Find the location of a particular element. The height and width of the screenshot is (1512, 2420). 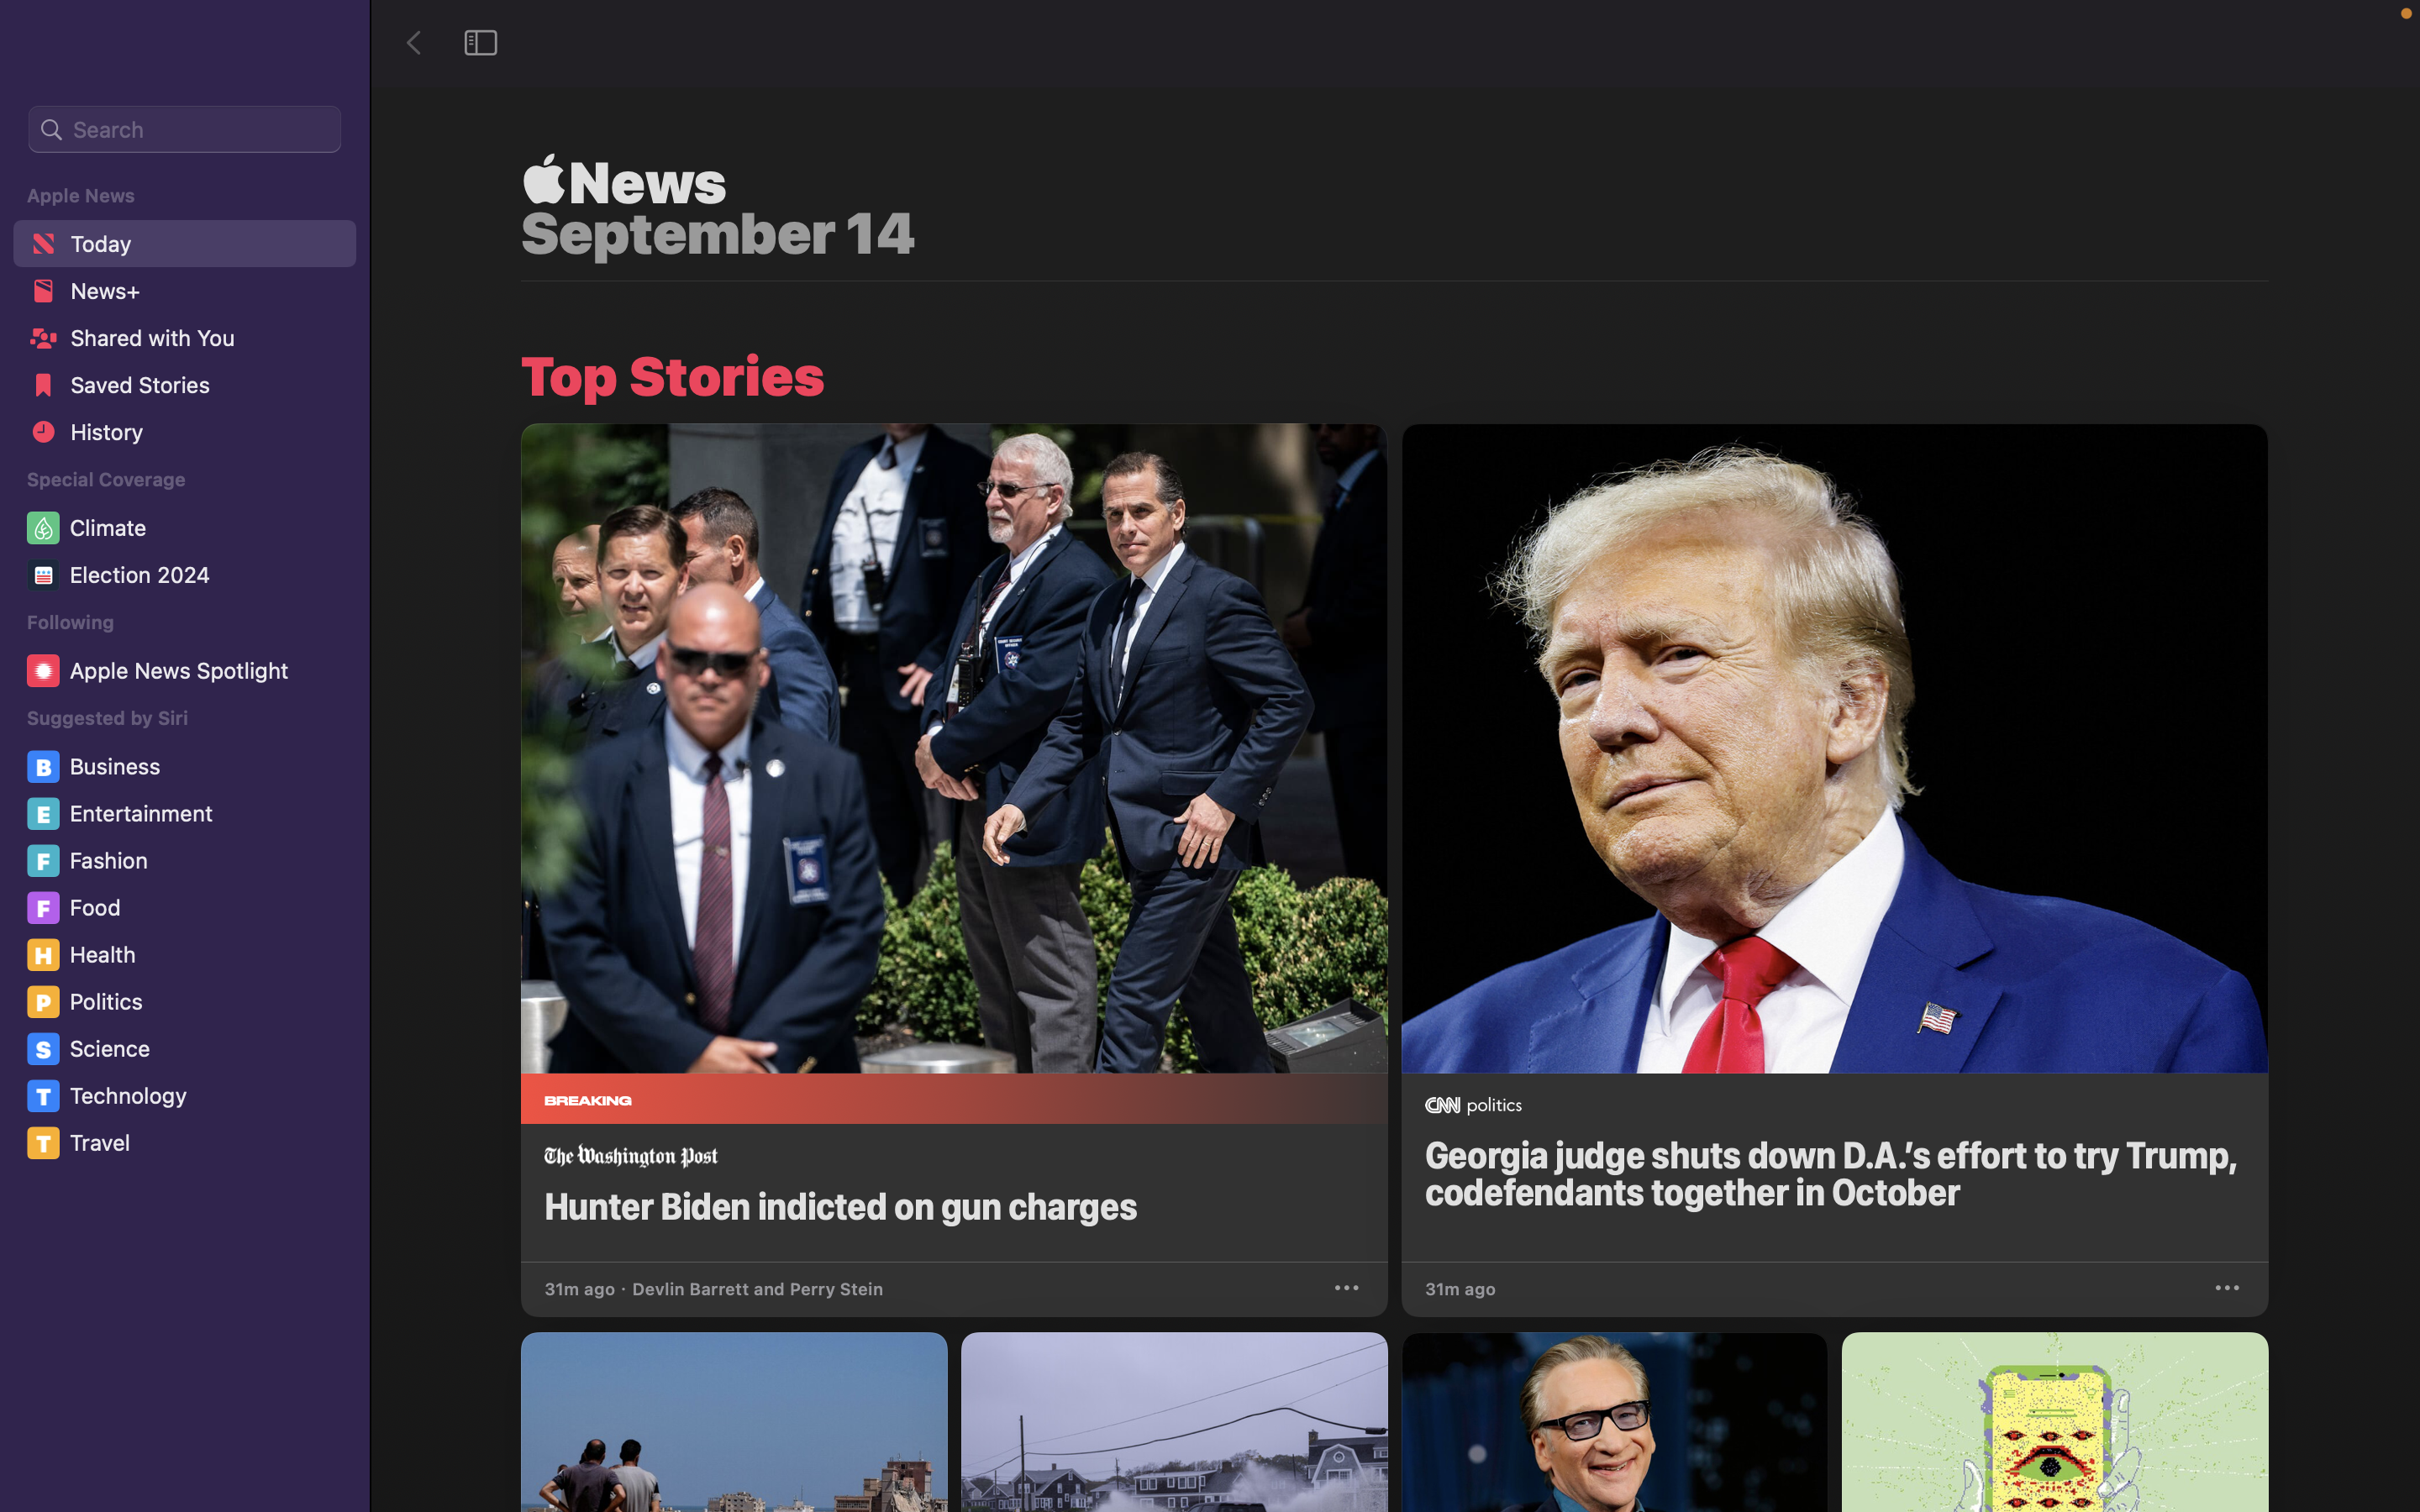

the "History" section is located at coordinates (182, 438).